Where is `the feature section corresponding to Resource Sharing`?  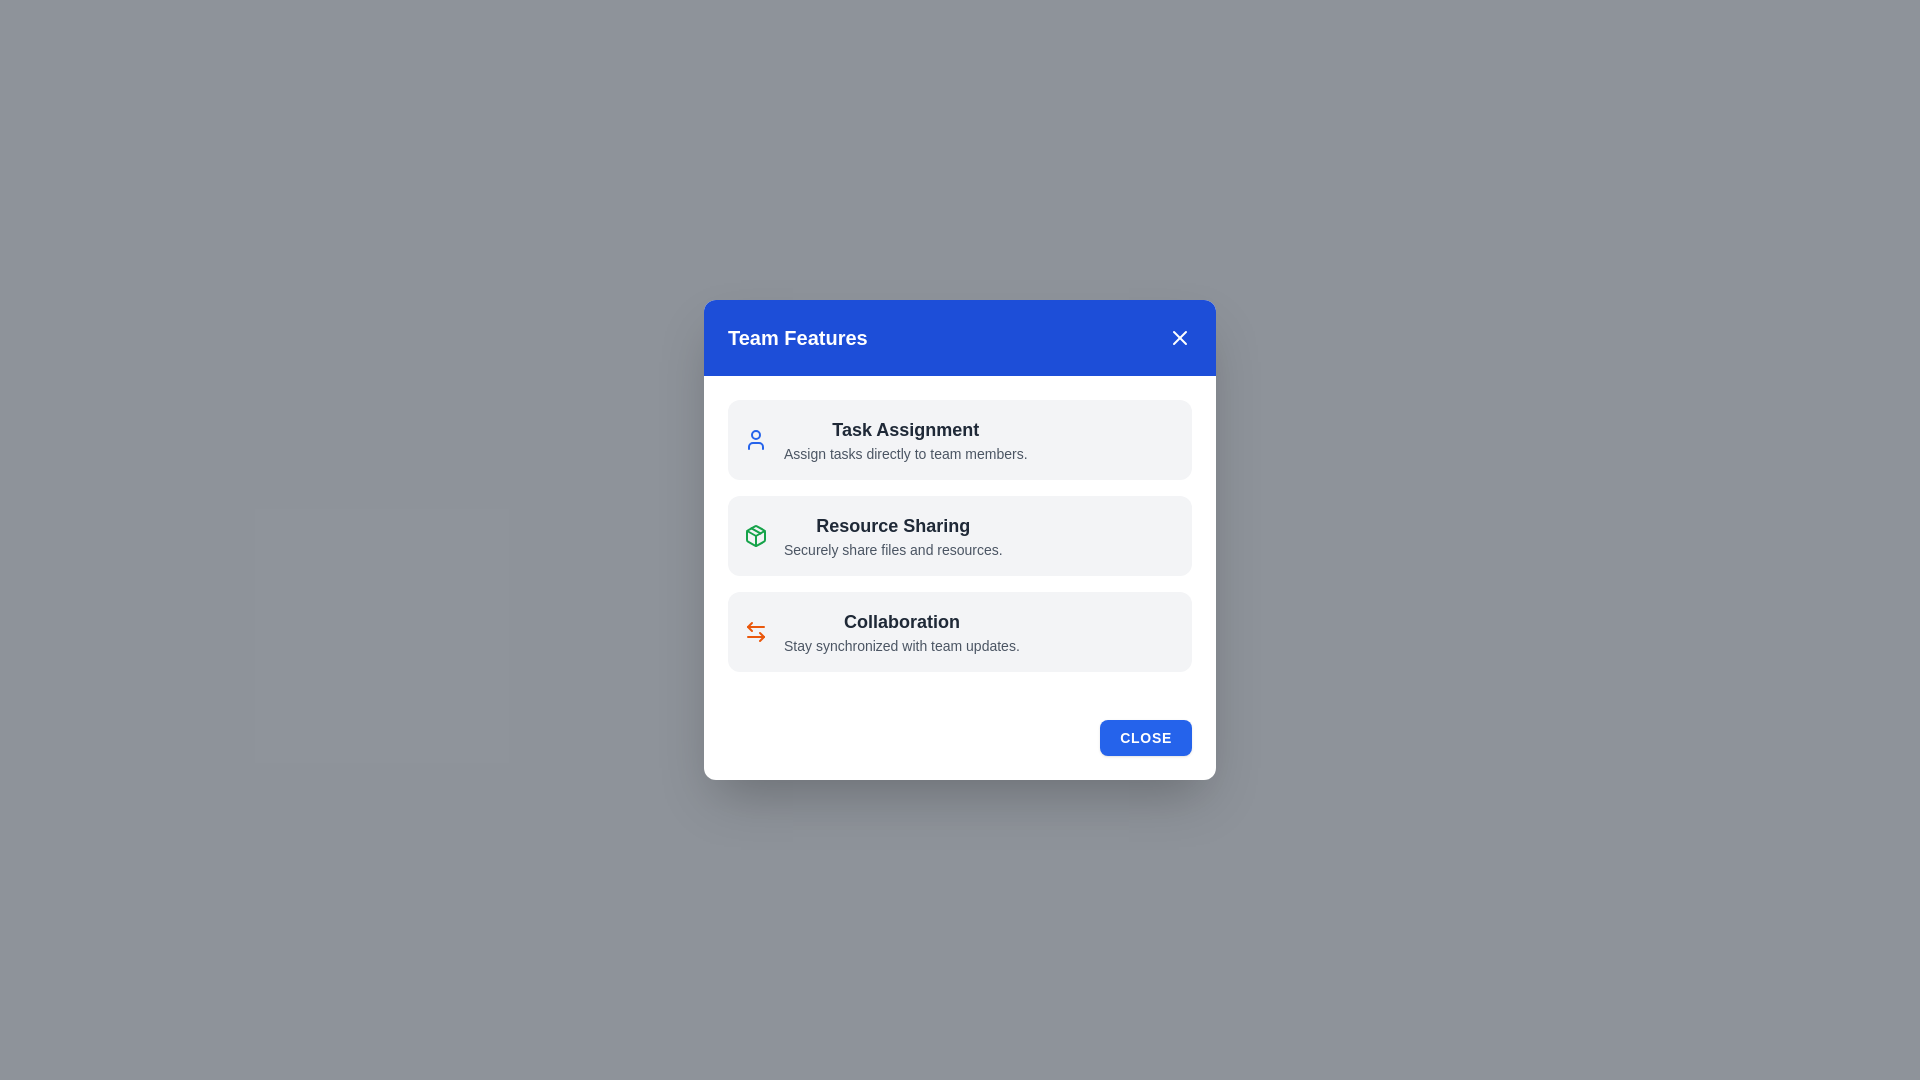 the feature section corresponding to Resource Sharing is located at coordinates (960, 535).